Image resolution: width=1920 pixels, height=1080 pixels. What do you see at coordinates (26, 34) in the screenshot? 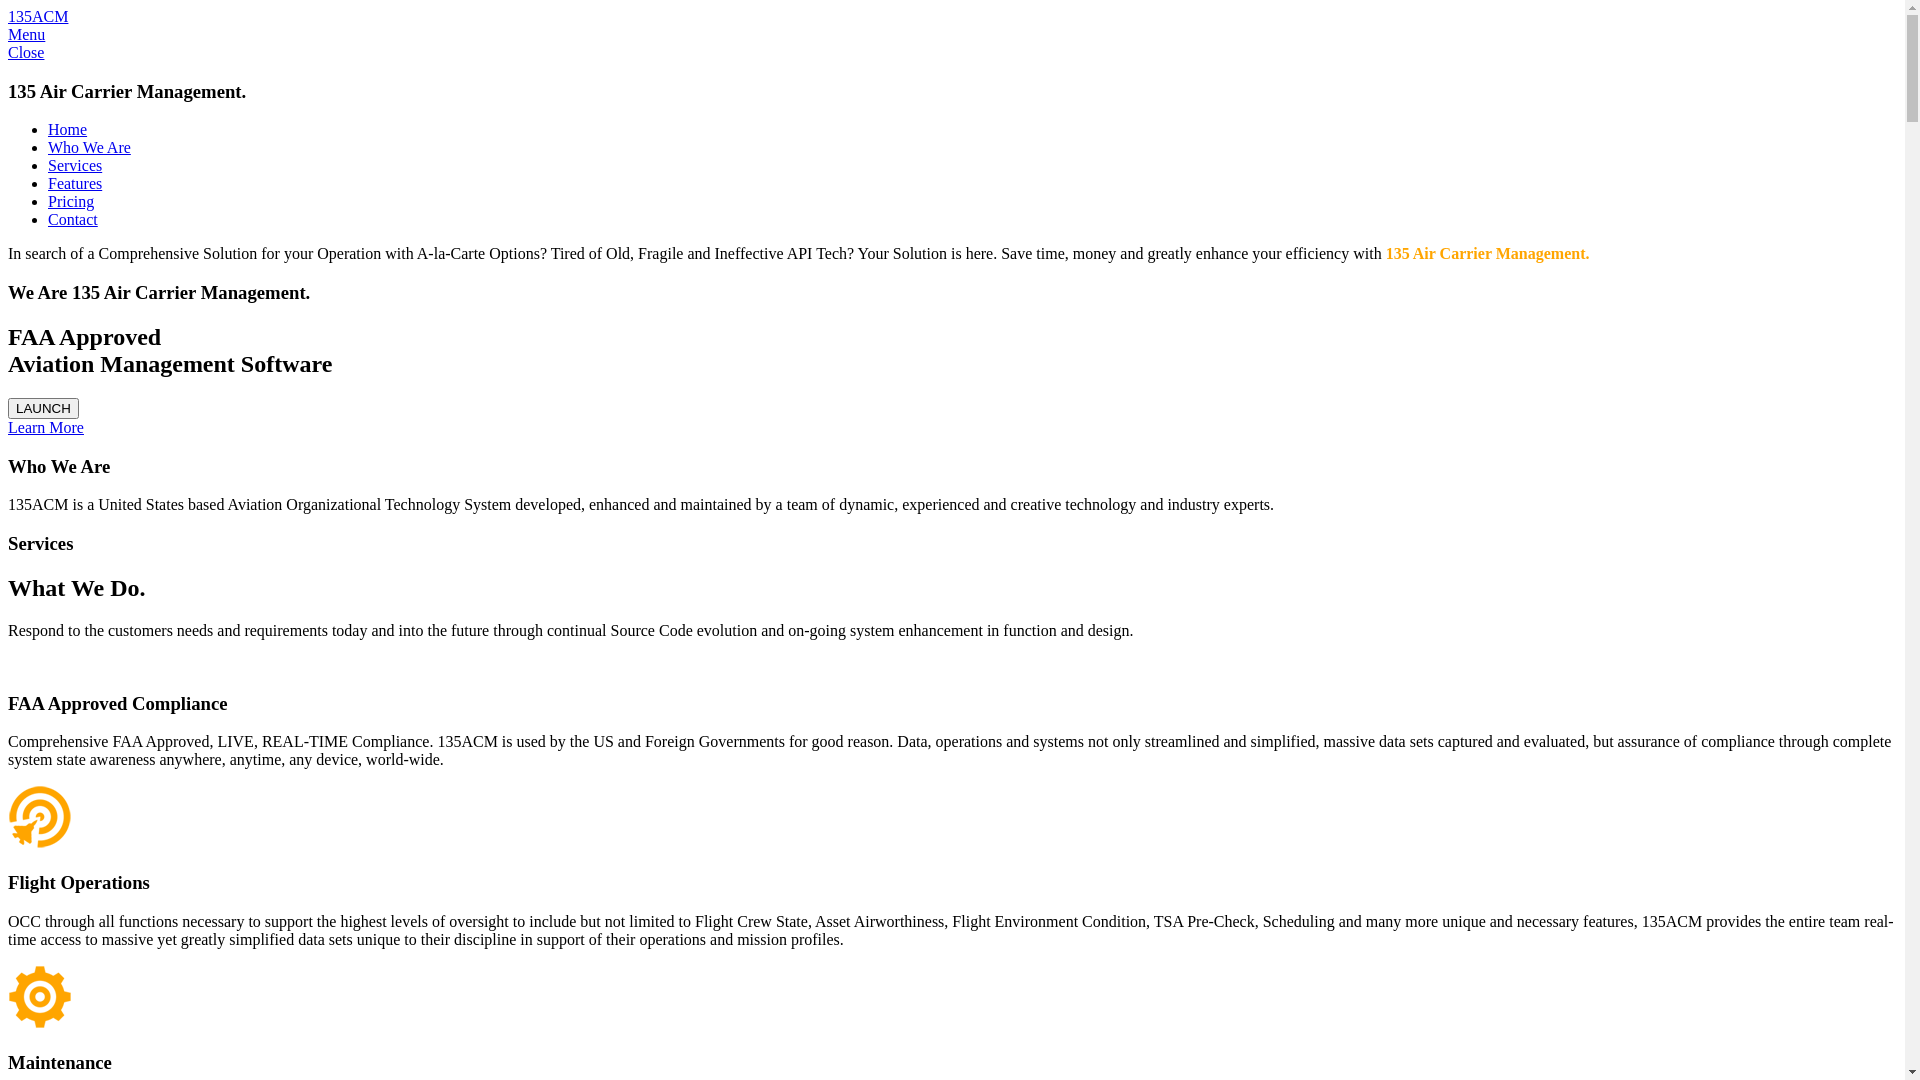
I see `'Menu'` at bounding box center [26, 34].